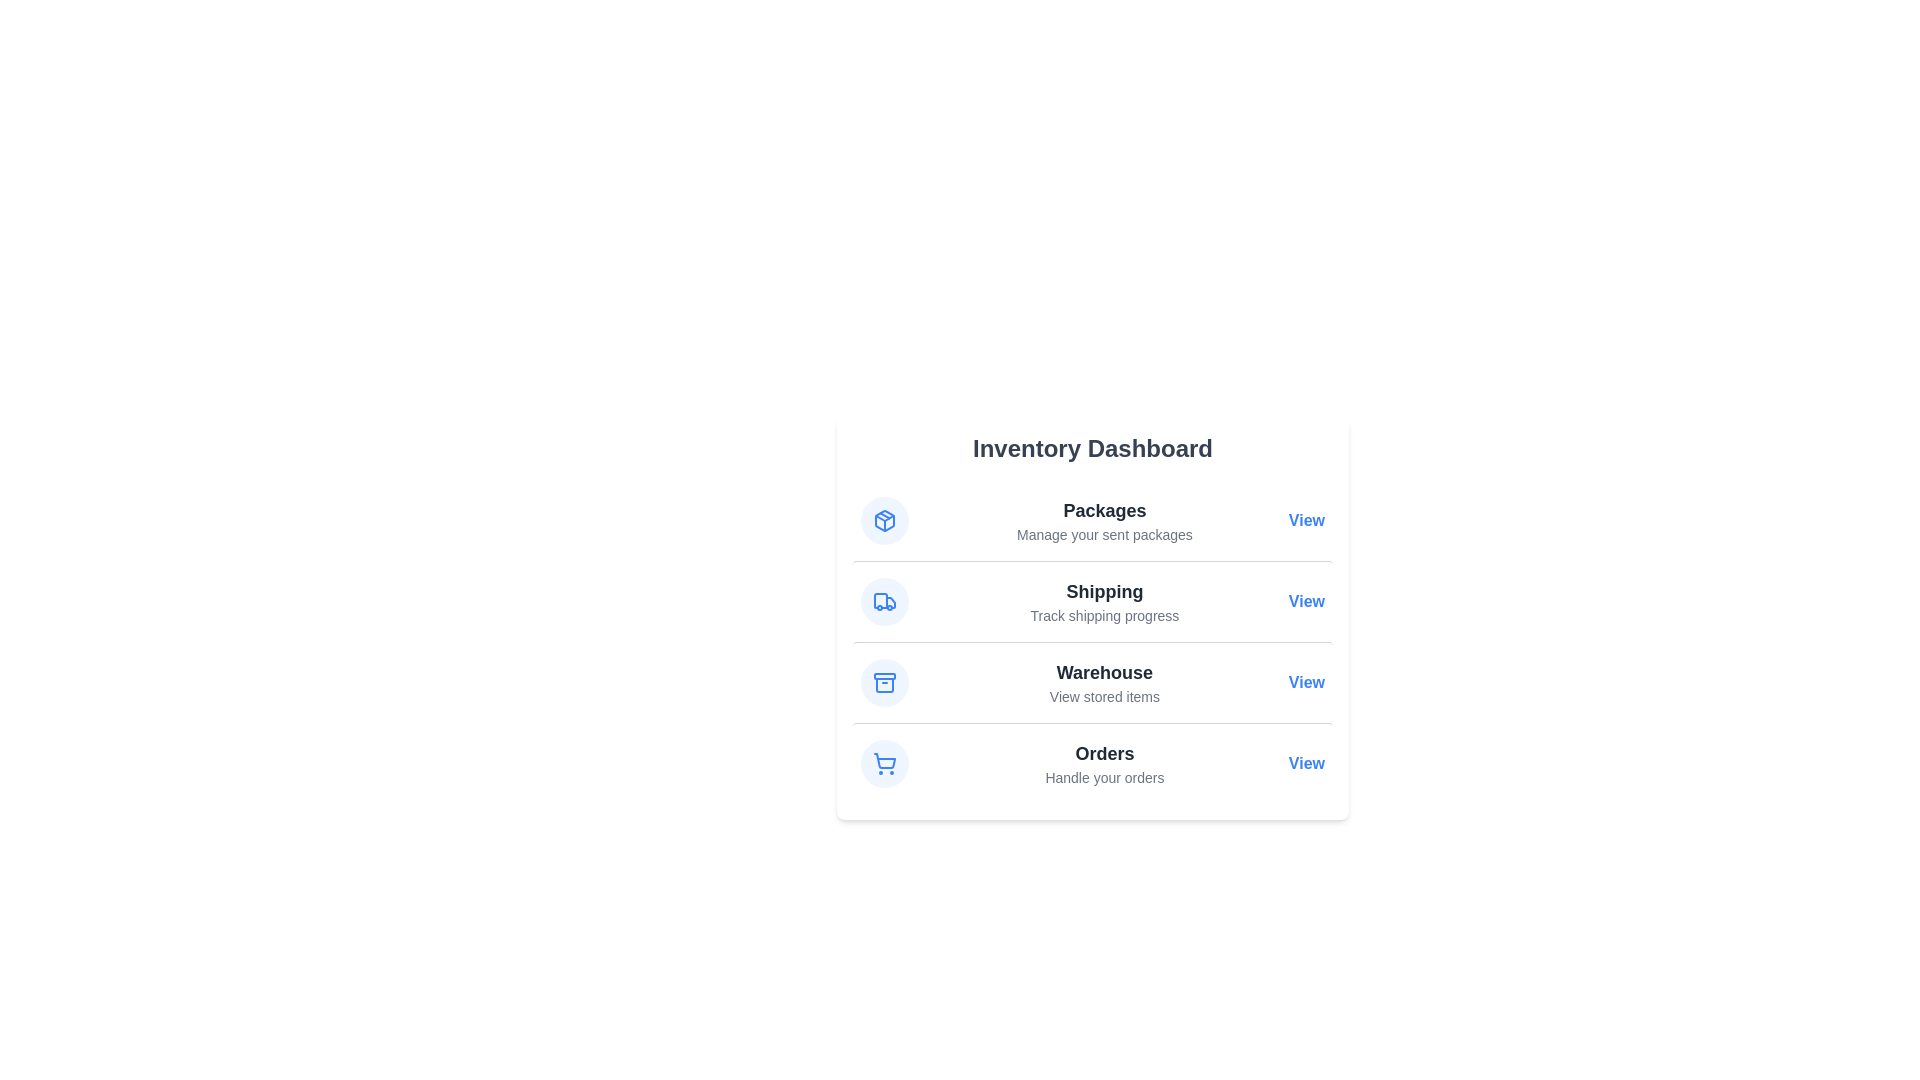  Describe the element at coordinates (1092, 681) in the screenshot. I see `the list item corresponding to Warehouse` at that location.